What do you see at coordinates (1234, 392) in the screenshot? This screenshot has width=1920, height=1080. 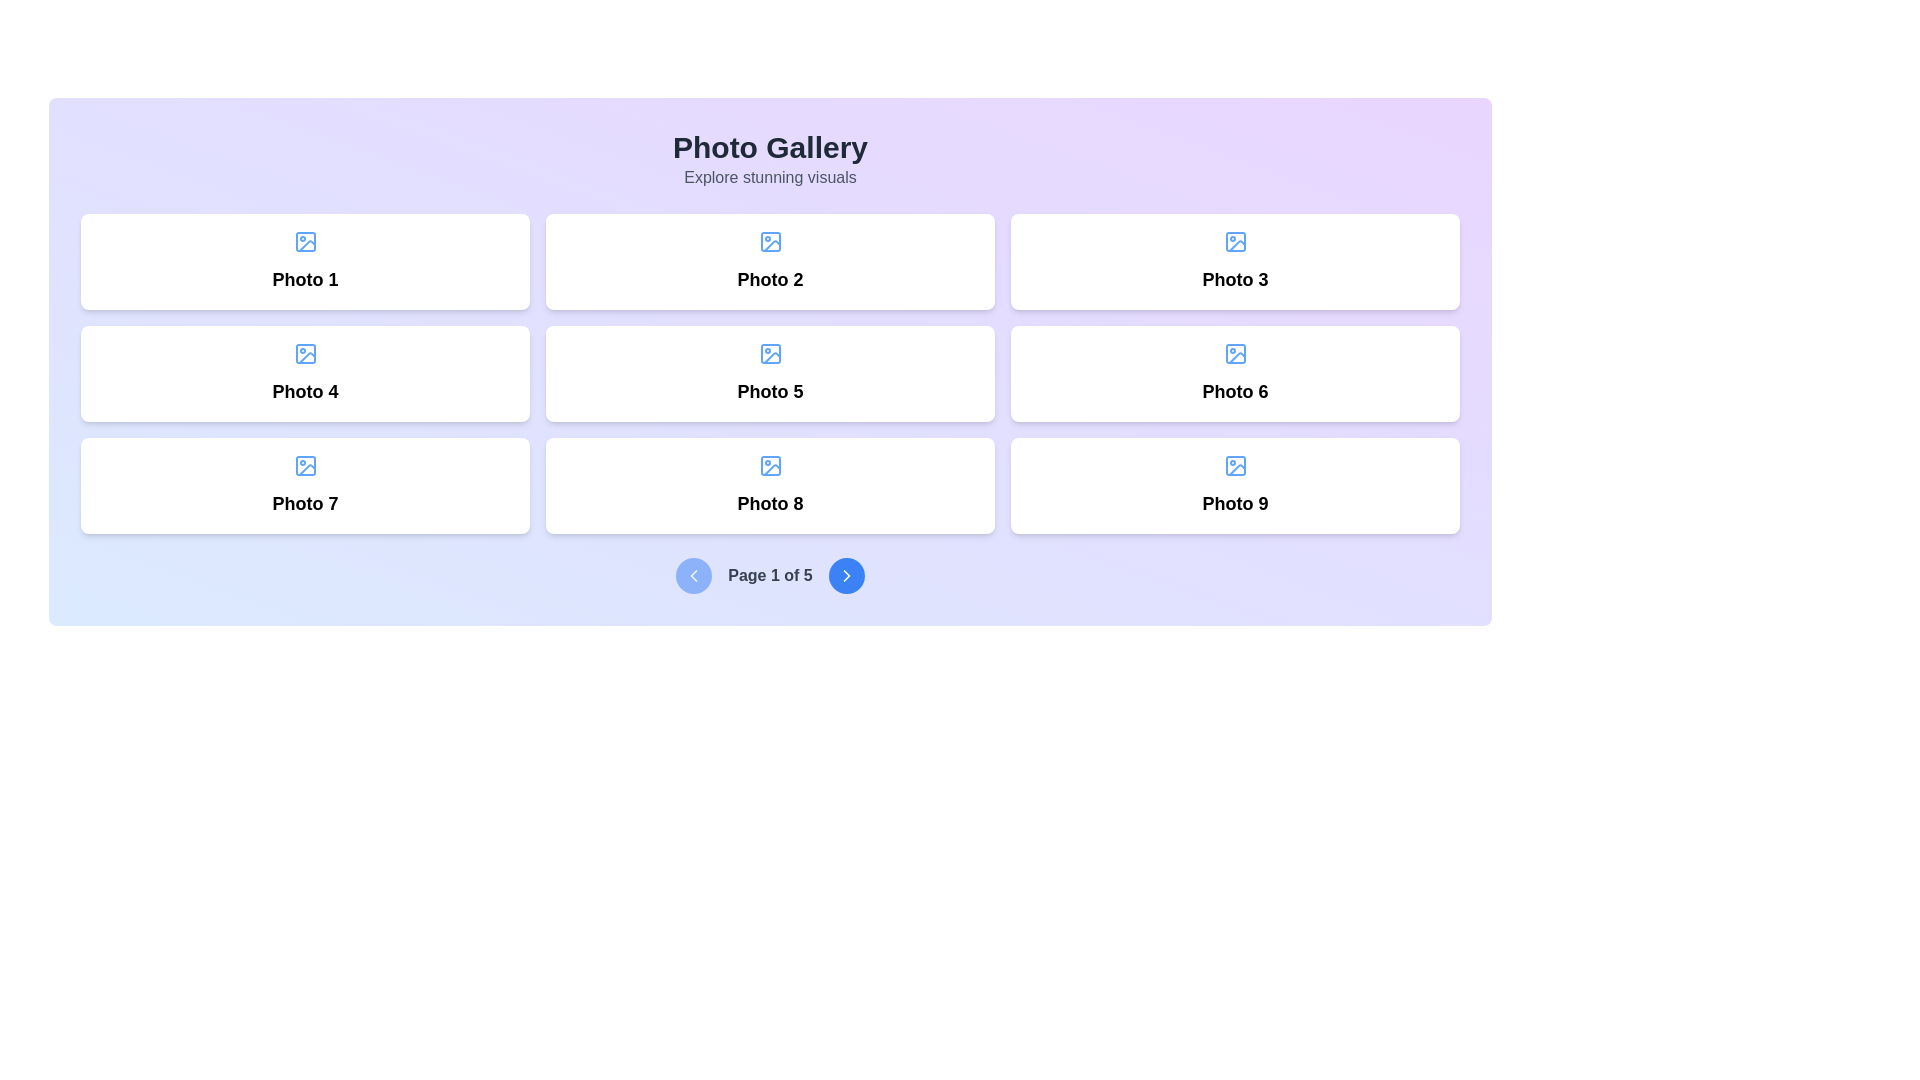 I see `the text label element that identifies 'Photo 6', located in the second row, third column of a 3x3 grid structure` at bounding box center [1234, 392].